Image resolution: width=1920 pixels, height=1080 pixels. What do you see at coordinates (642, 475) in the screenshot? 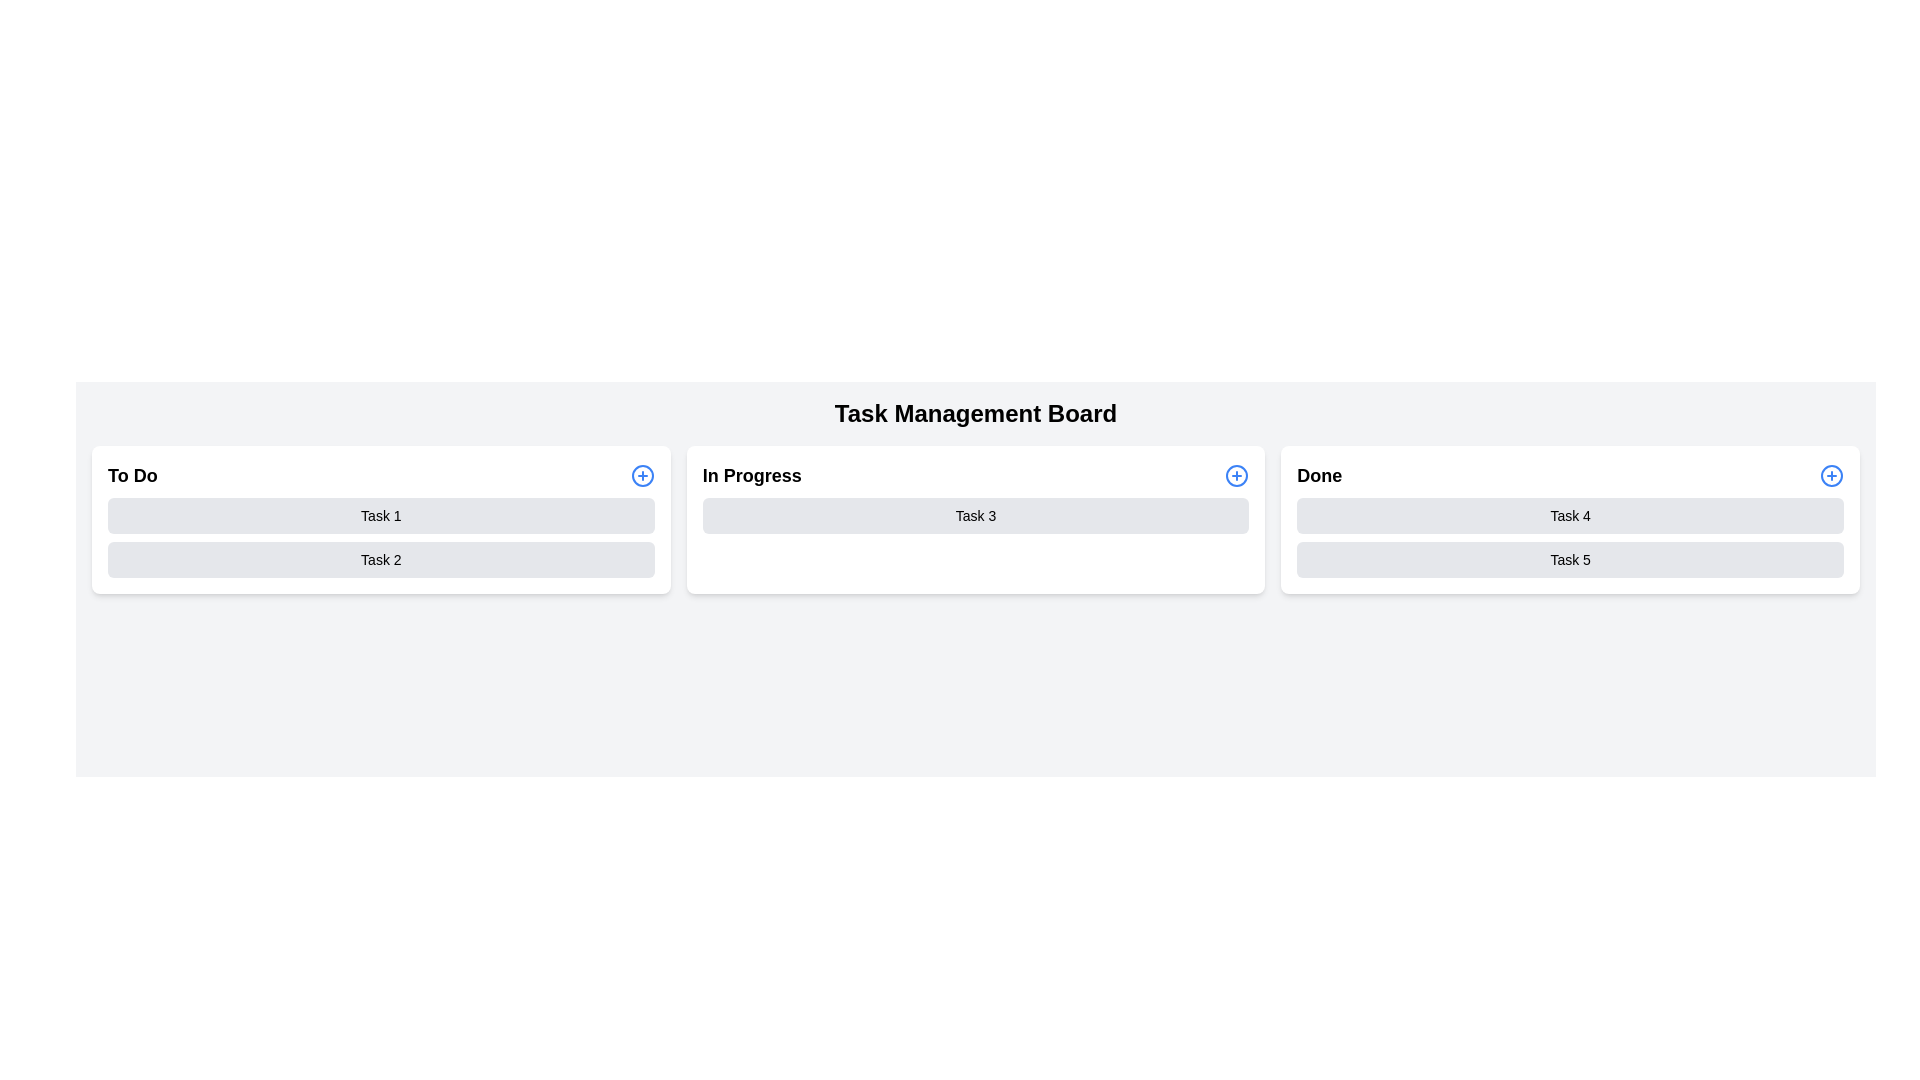
I see `the SVG circle element located in the top-right corner of the 'To Do' section, which is part of the button styled icon for adding tasks` at bounding box center [642, 475].